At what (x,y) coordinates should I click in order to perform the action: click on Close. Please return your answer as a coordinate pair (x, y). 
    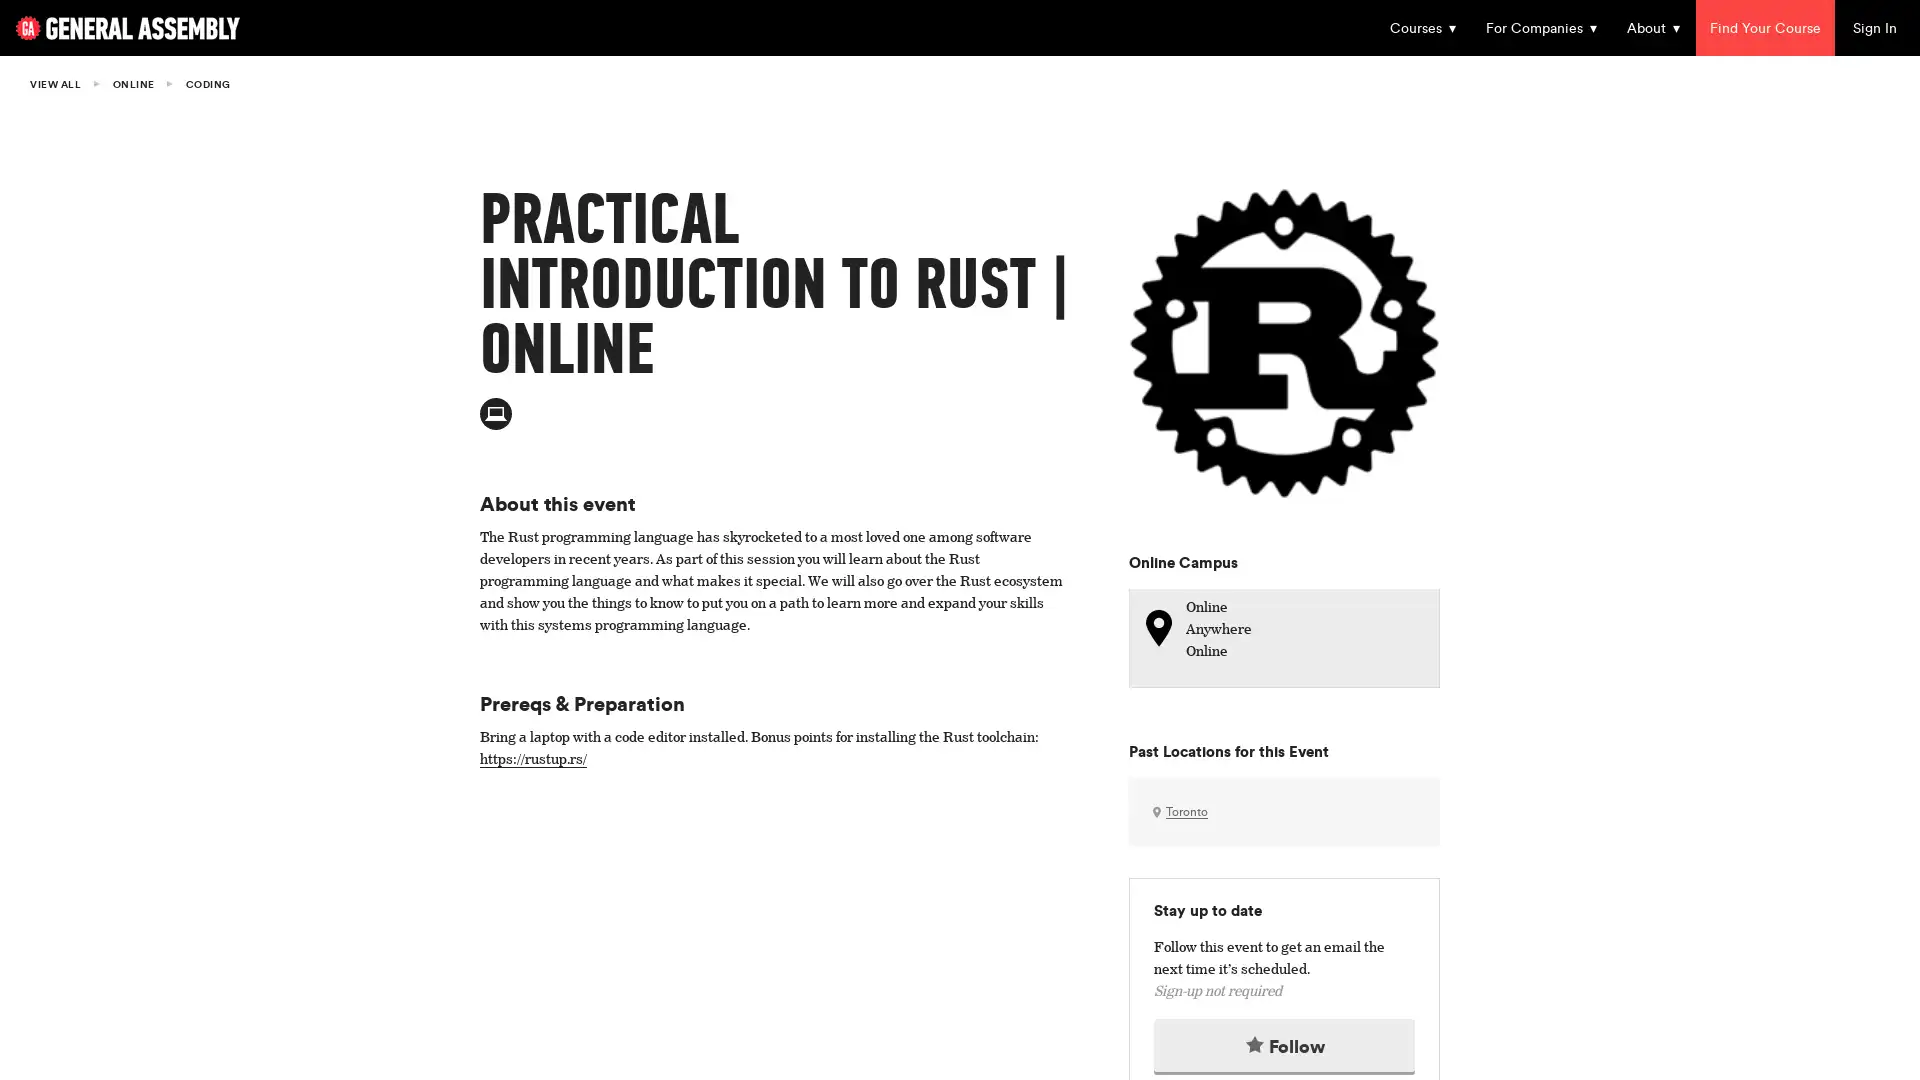
    Looking at the image, I should click on (1339, 119).